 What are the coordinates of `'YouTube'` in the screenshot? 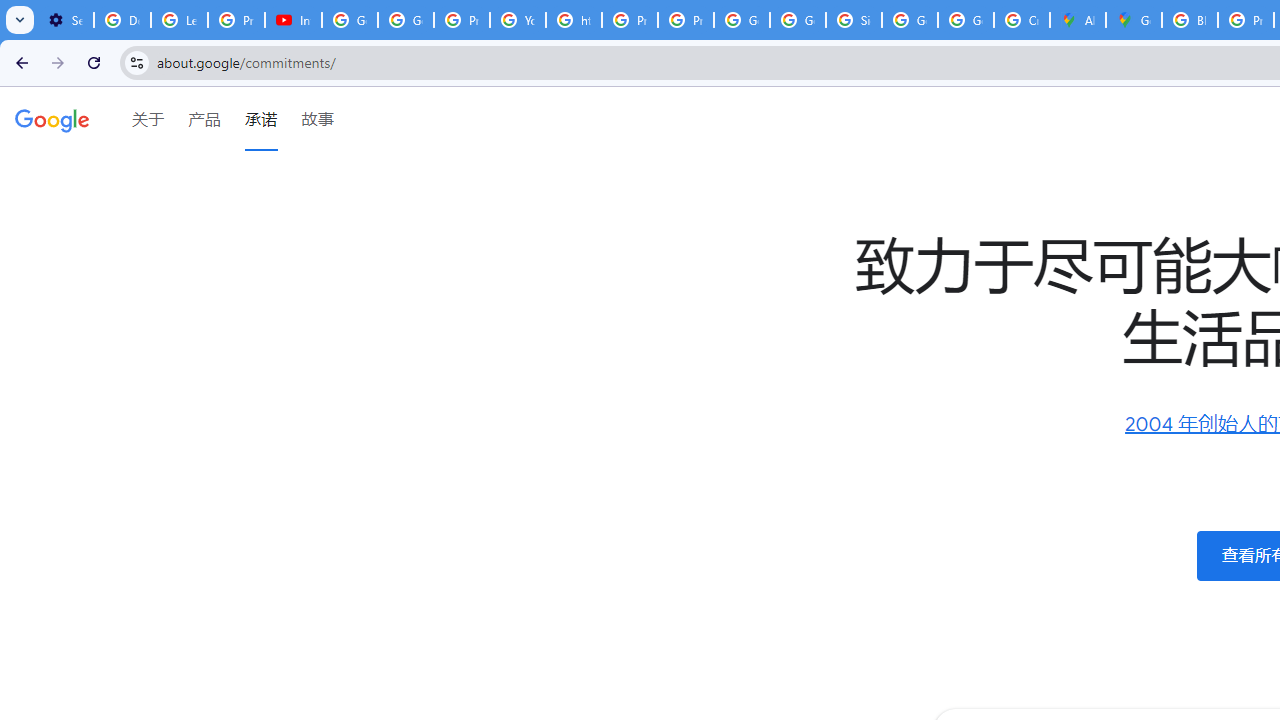 It's located at (518, 20).